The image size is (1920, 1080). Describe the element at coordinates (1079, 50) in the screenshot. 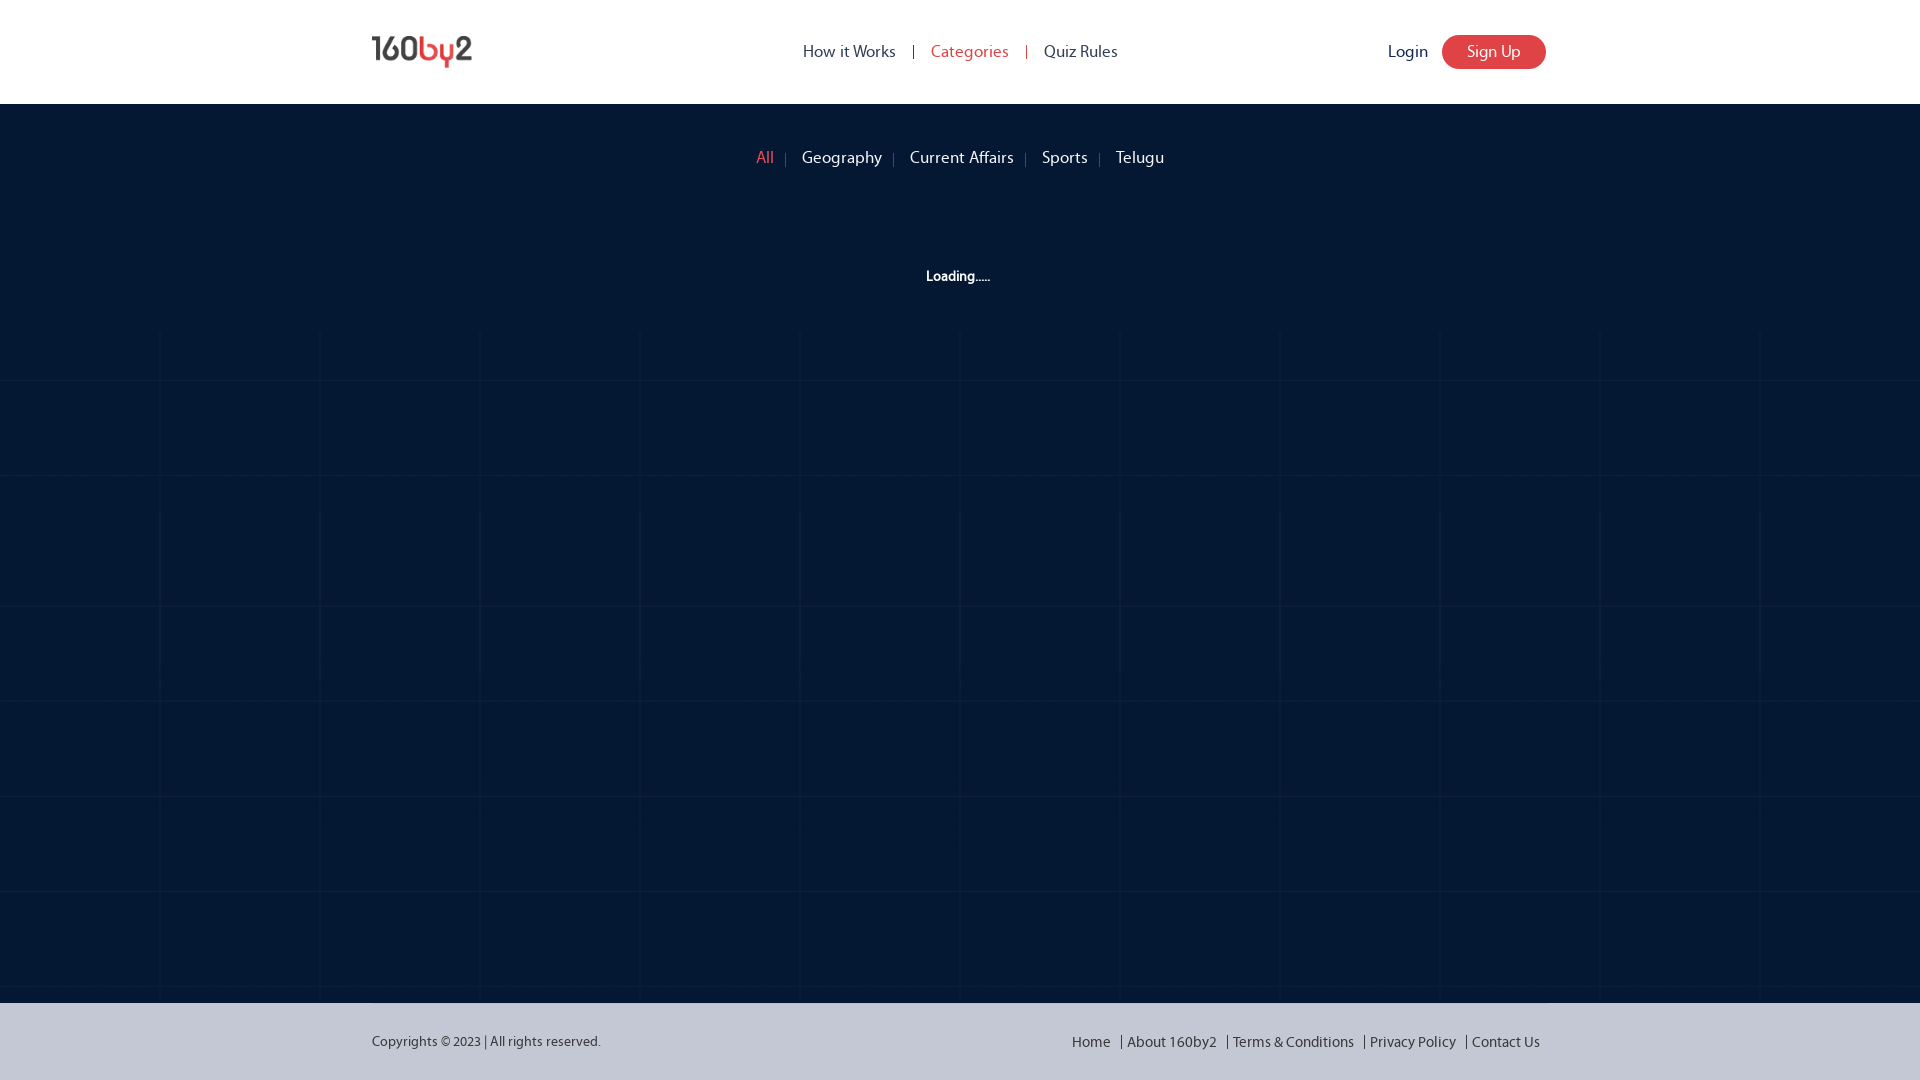

I see `'Quiz Rules'` at that location.